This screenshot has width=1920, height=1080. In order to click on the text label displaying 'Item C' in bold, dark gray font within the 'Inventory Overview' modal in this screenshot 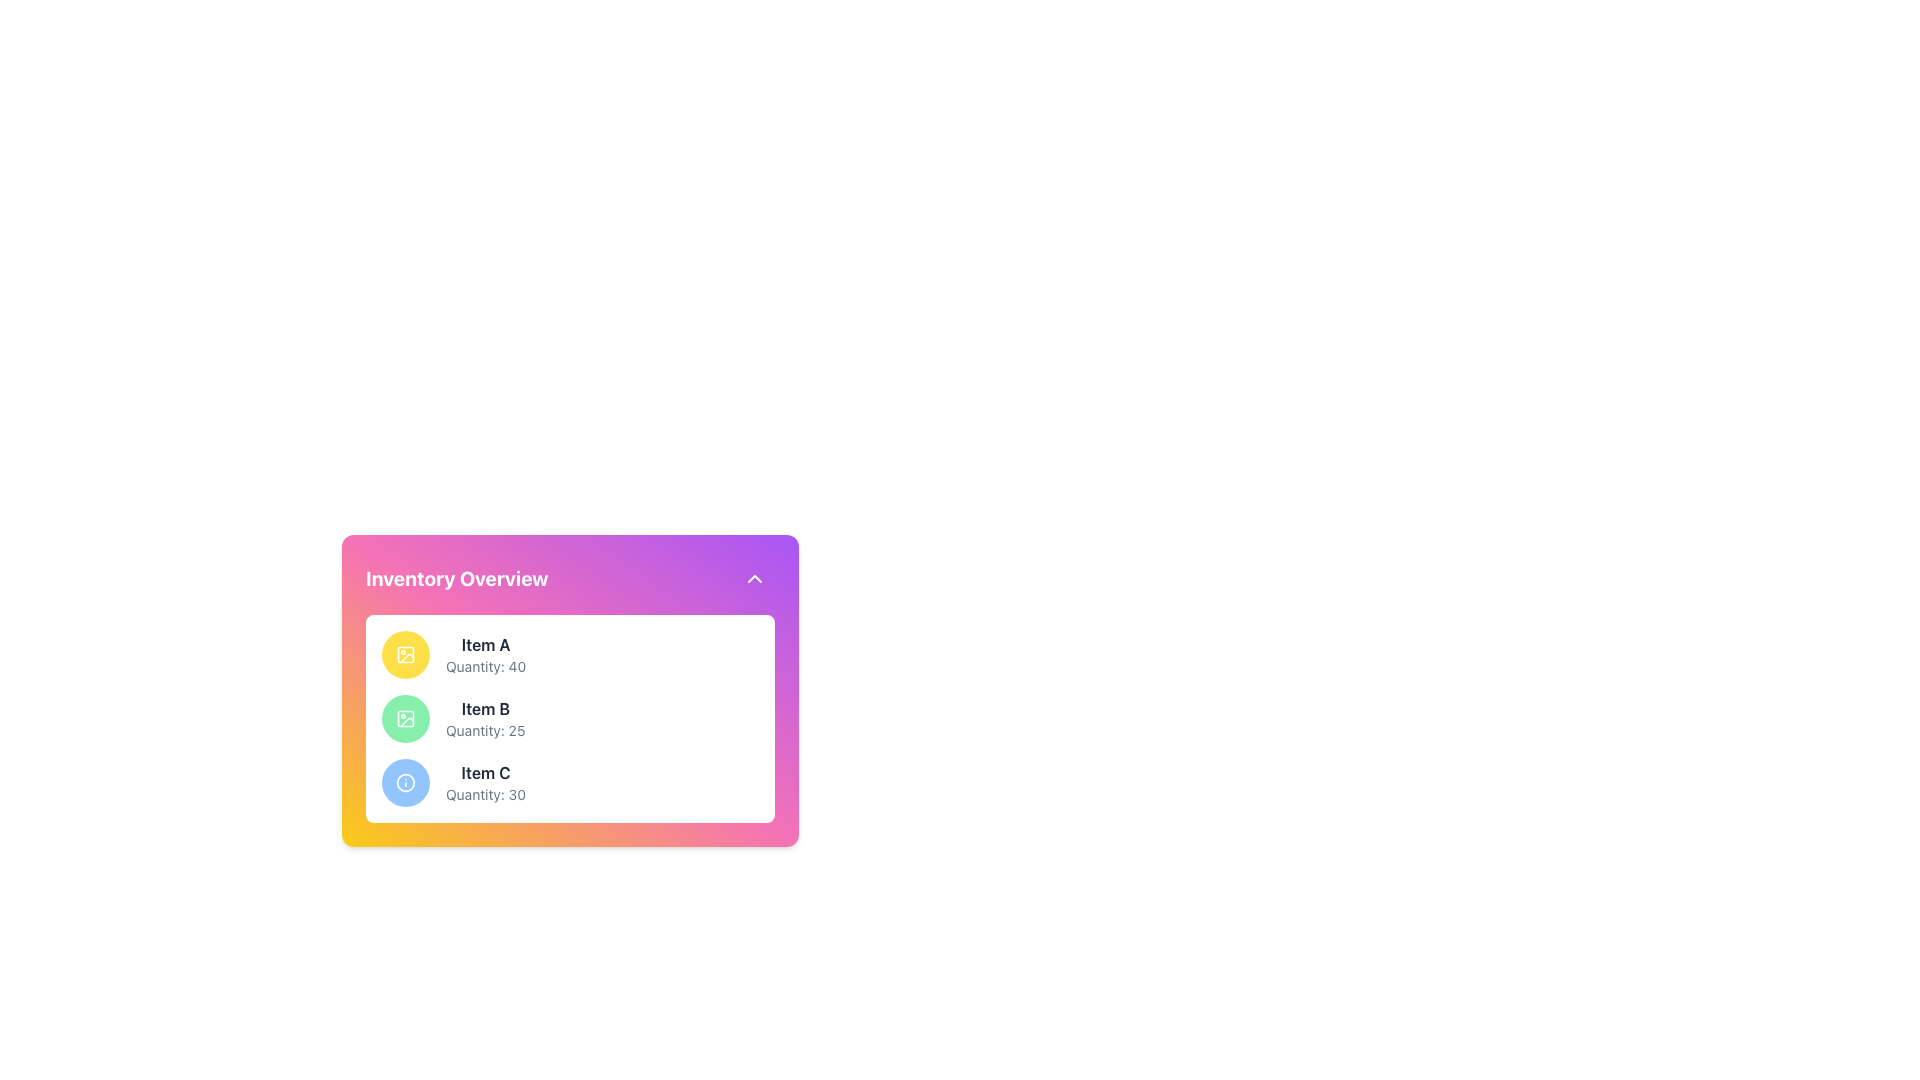, I will do `click(485, 771)`.